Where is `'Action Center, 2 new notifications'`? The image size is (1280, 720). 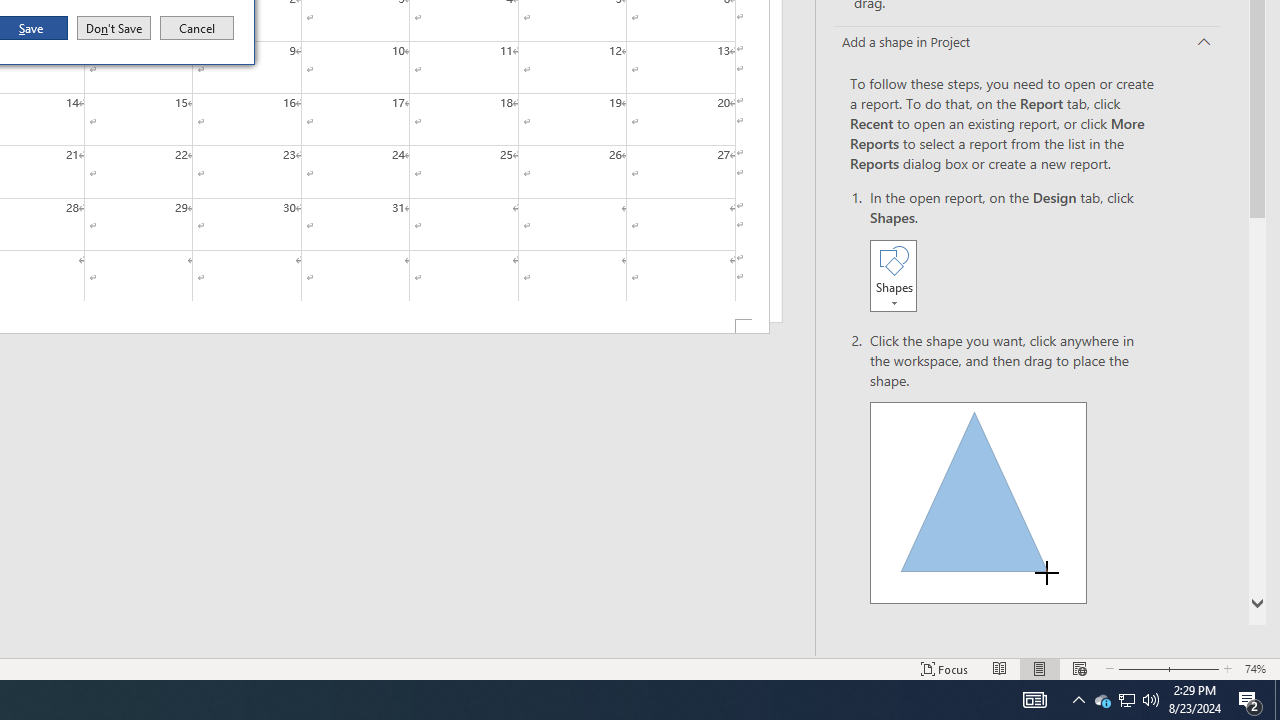
'Action Center, 2 new notifications' is located at coordinates (1250, 698).